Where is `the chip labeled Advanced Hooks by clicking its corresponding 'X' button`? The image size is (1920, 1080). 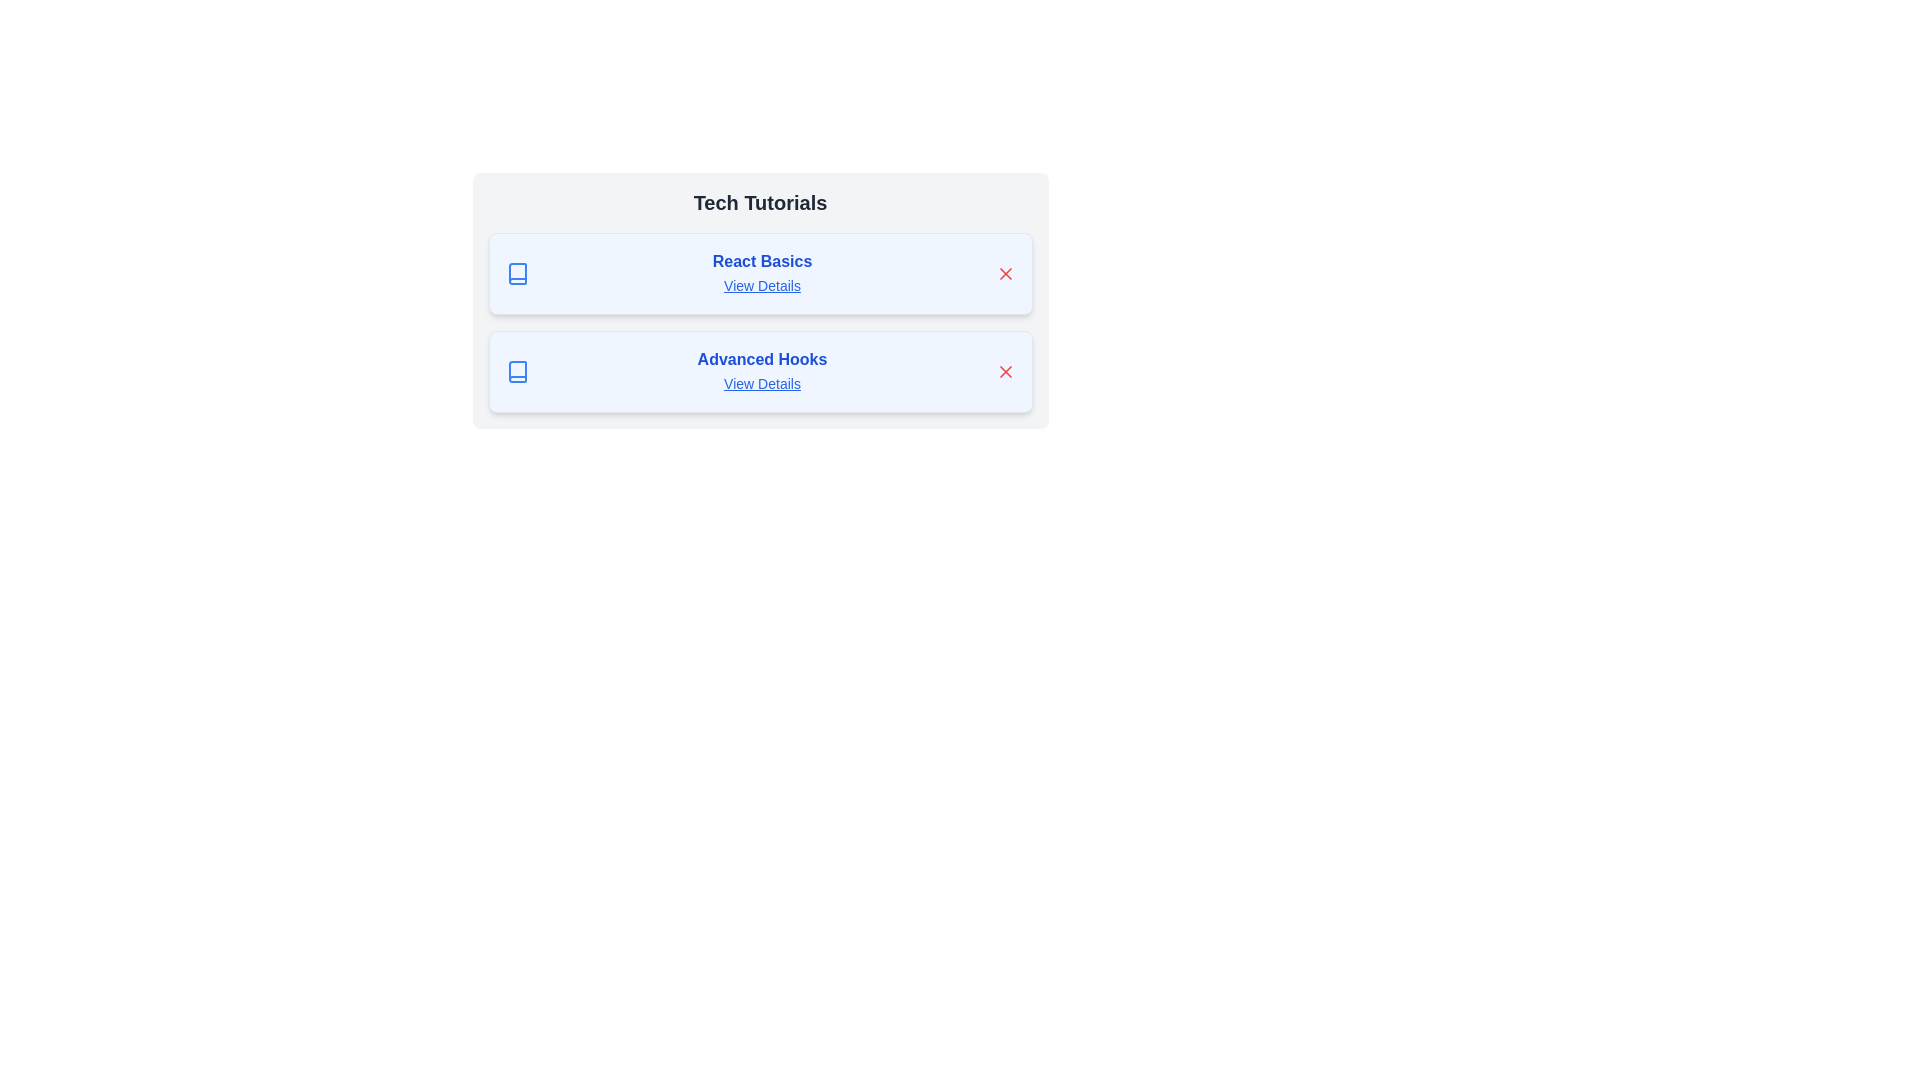
the chip labeled Advanced Hooks by clicking its corresponding 'X' button is located at coordinates (1005, 371).